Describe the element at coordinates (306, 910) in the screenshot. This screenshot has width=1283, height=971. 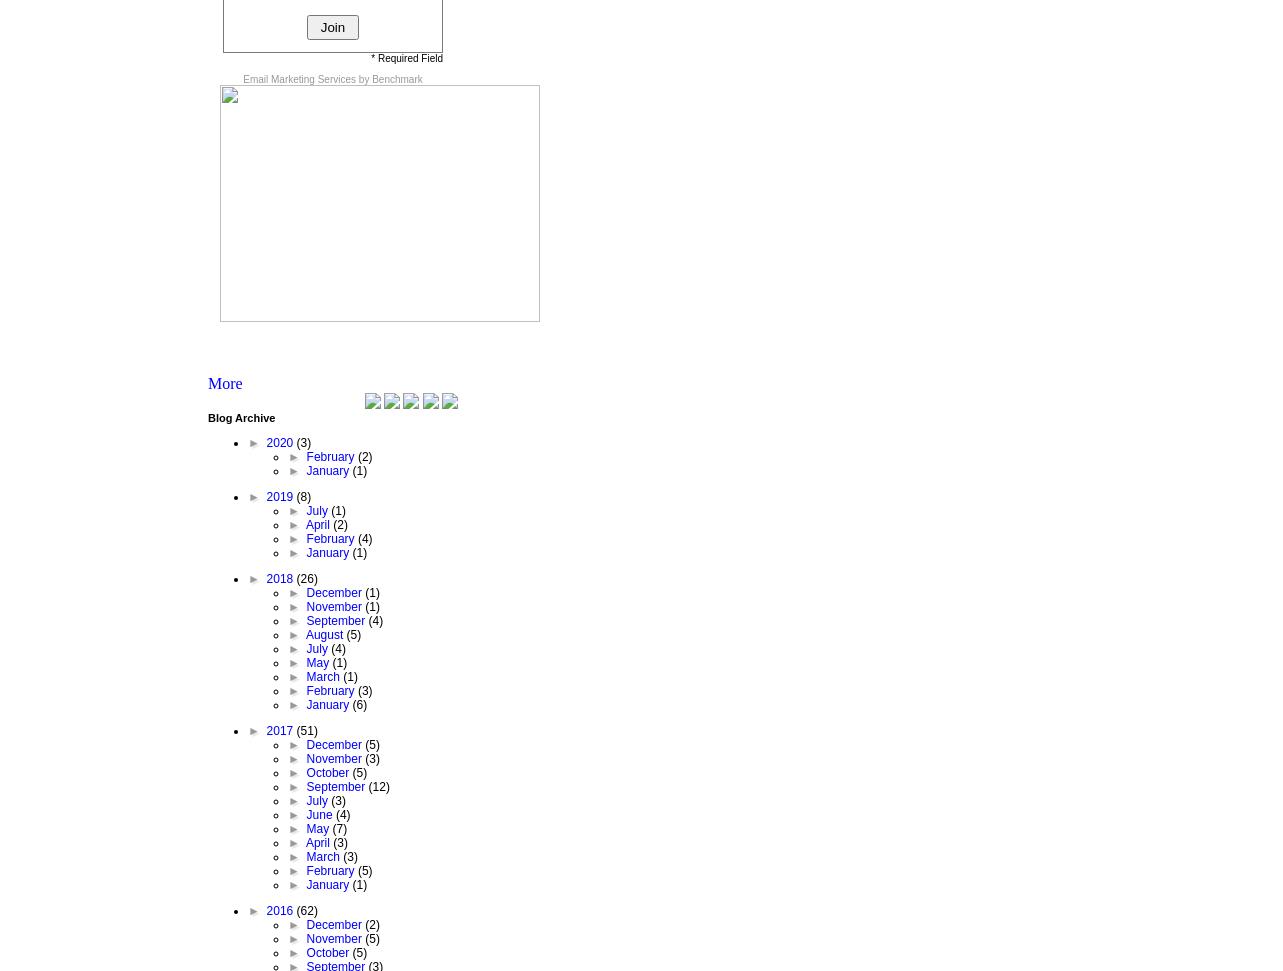
I see `'(62)'` at that location.